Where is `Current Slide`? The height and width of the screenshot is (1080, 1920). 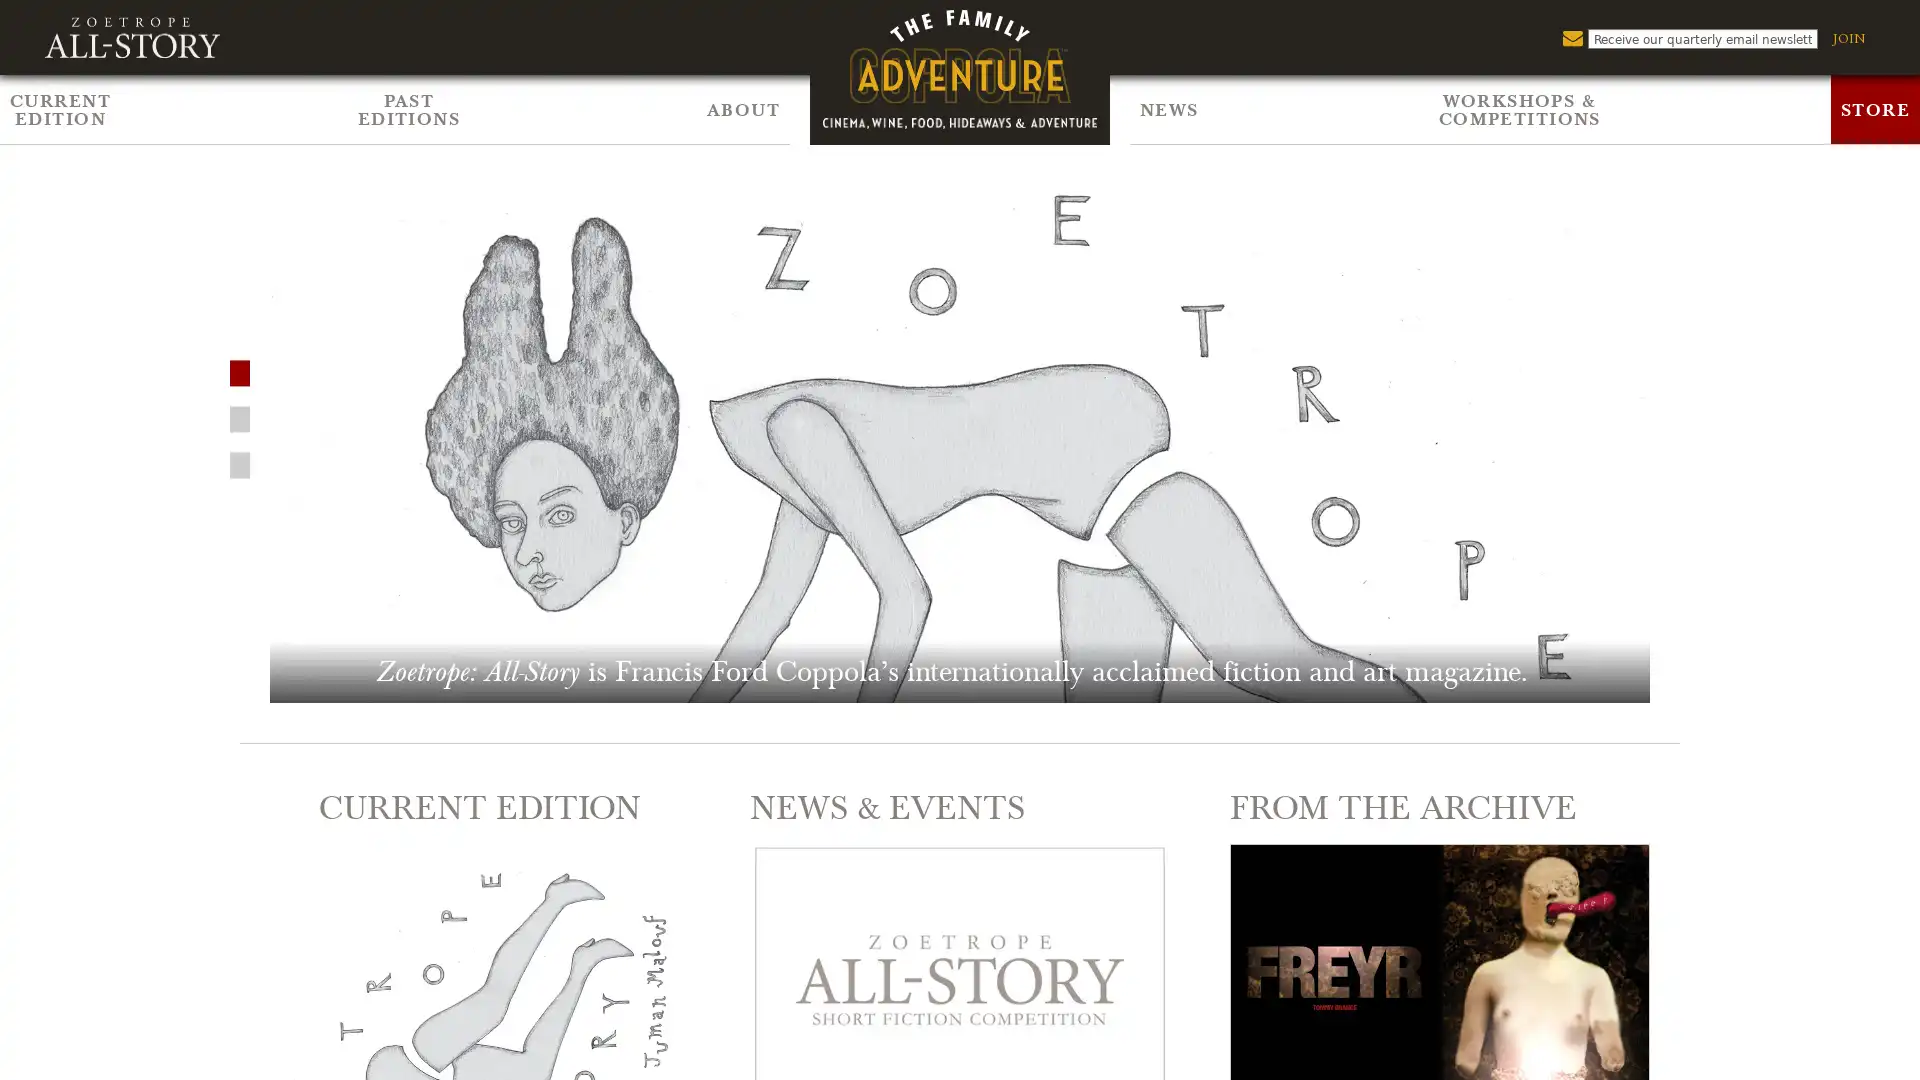
Current Slide is located at coordinates (240, 416).